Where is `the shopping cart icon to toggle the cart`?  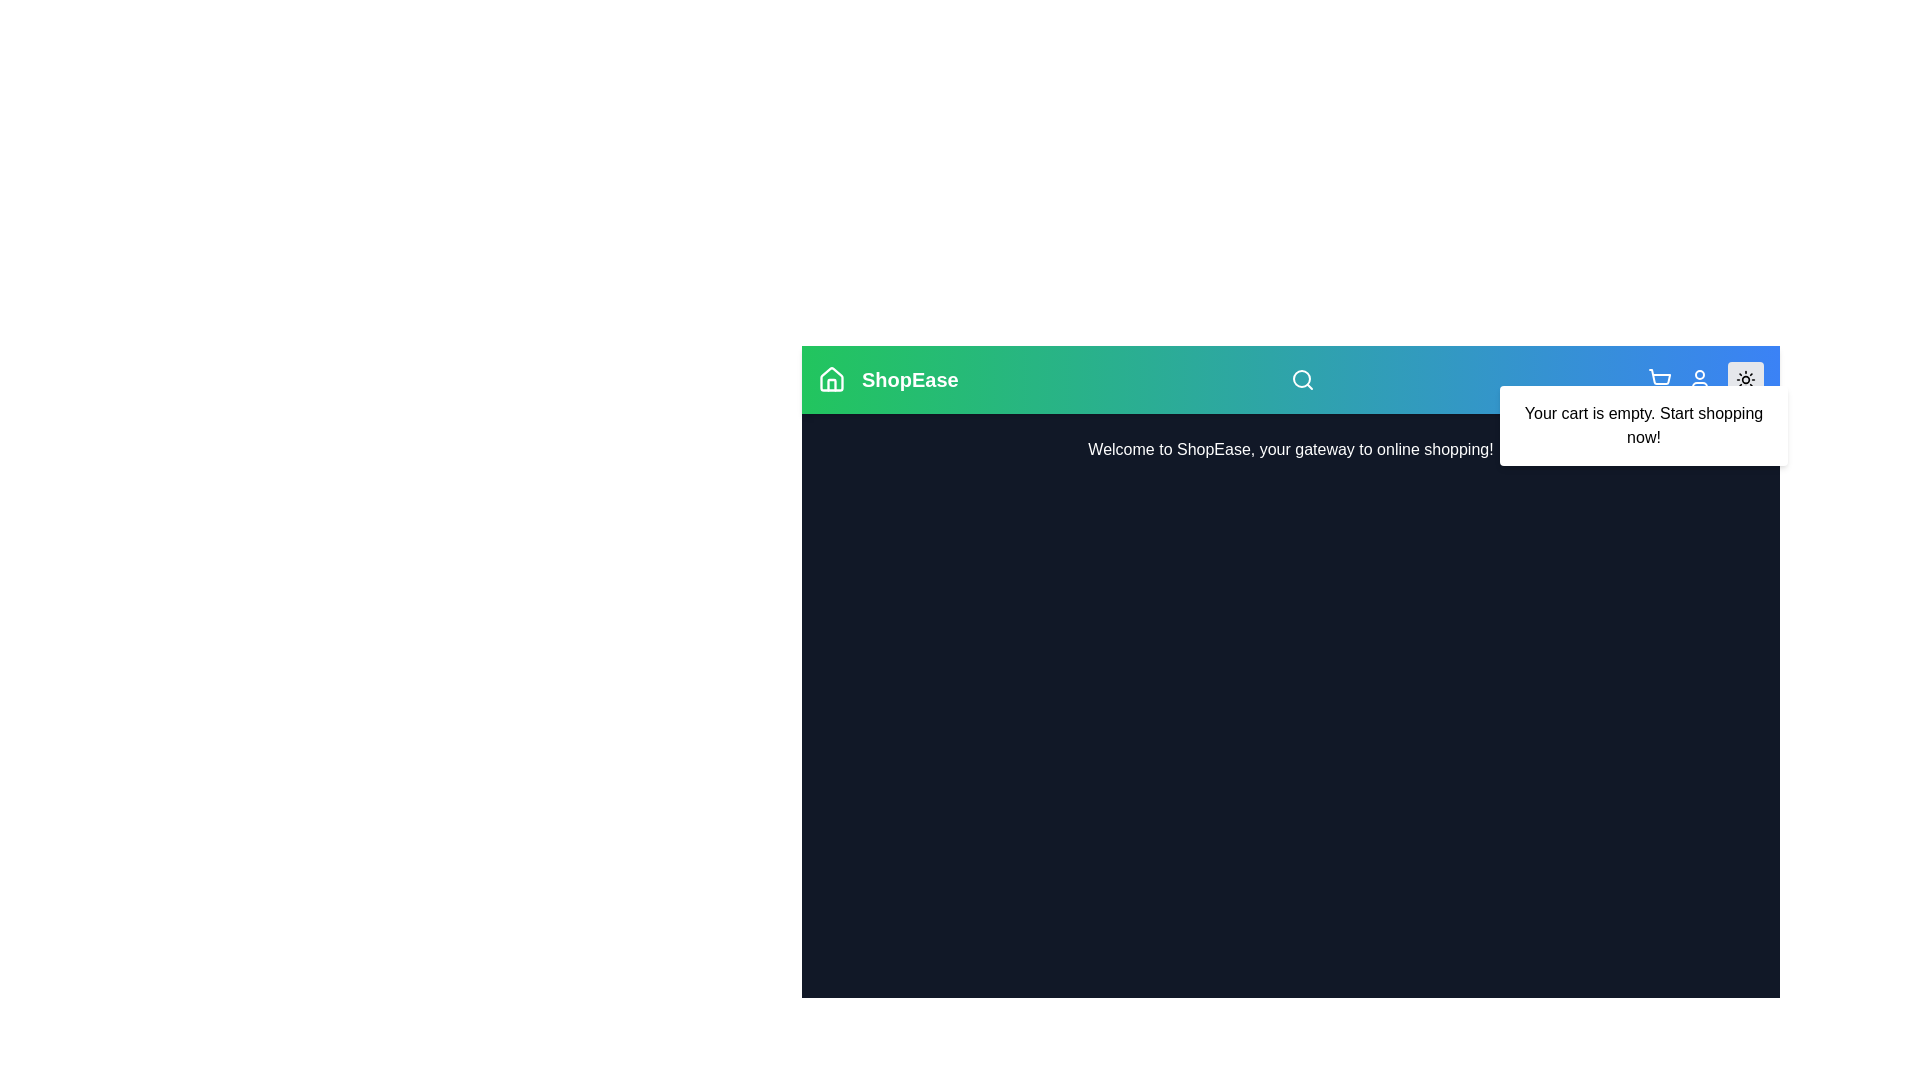 the shopping cart icon to toggle the cart is located at coordinates (1660, 380).